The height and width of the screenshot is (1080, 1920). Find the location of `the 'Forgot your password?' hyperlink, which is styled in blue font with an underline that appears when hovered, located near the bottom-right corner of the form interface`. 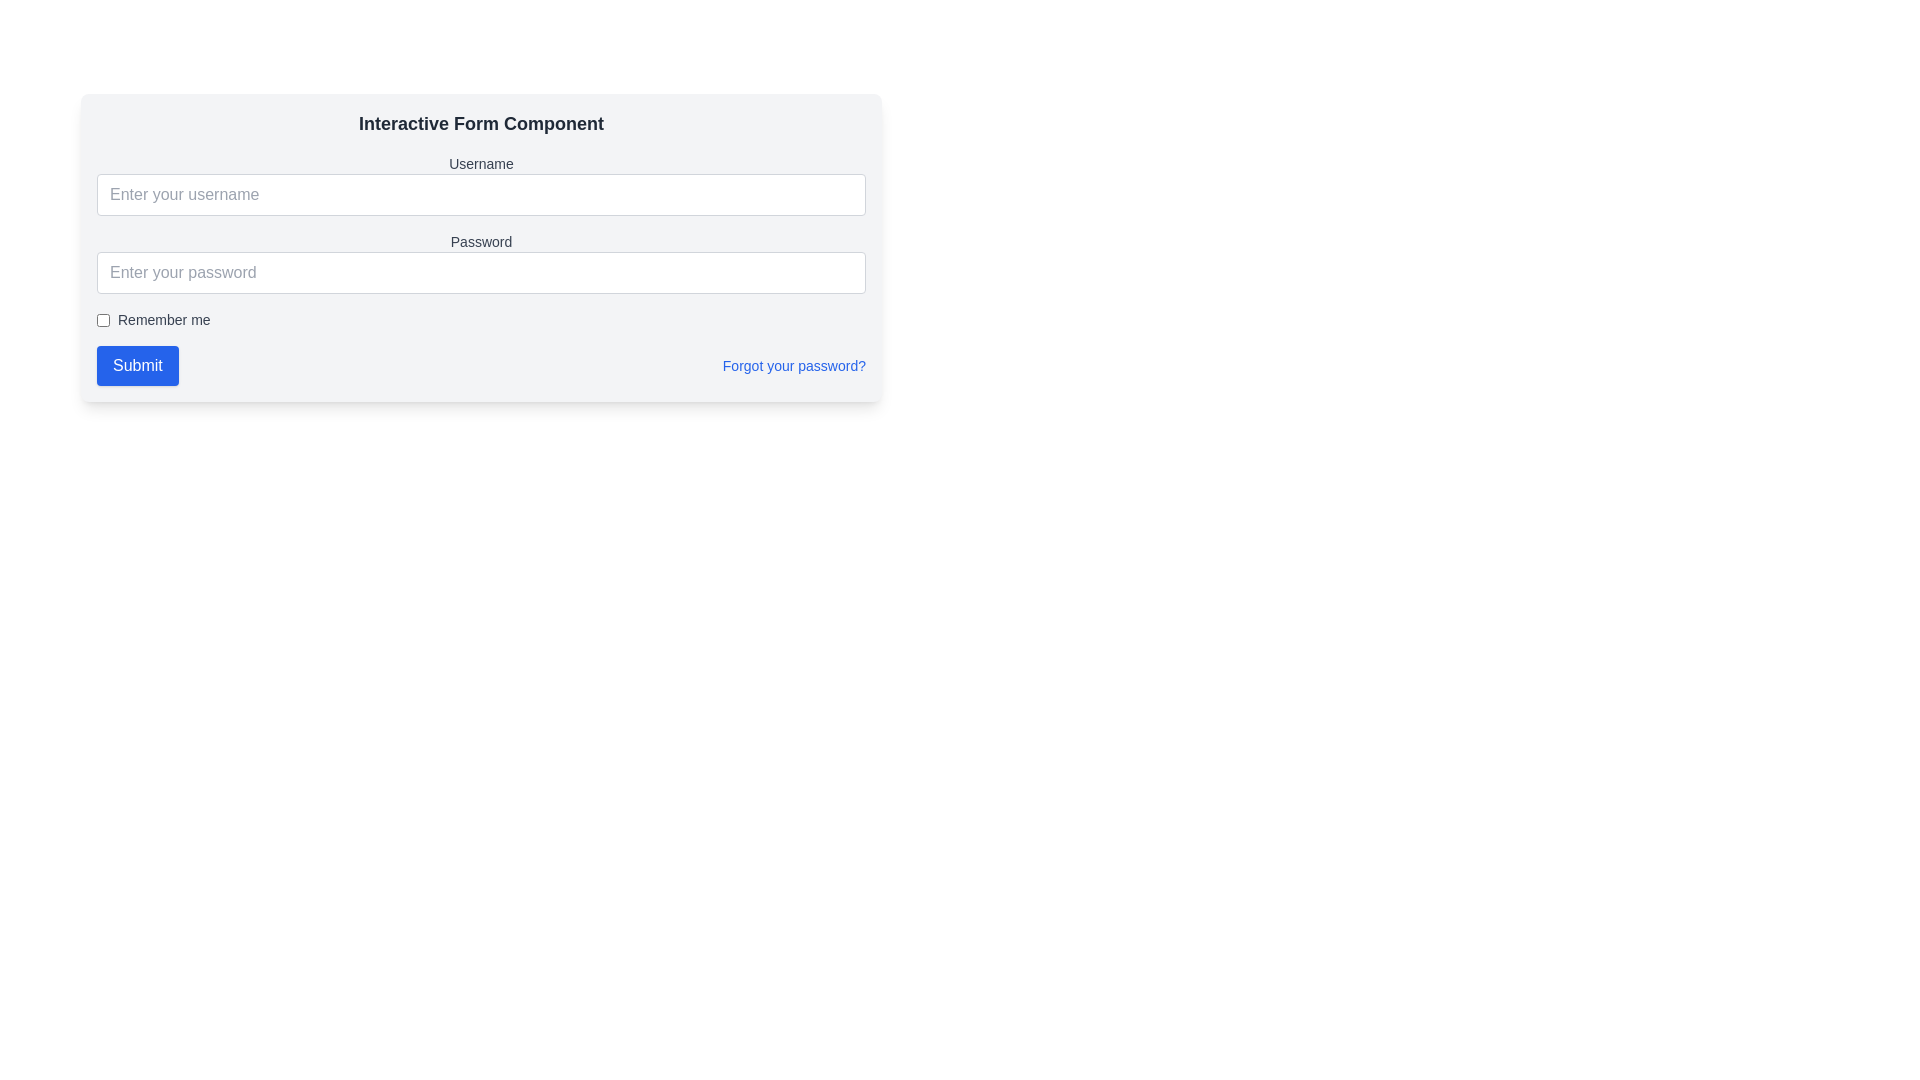

the 'Forgot your password?' hyperlink, which is styled in blue font with an underline that appears when hovered, located near the bottom-right corner of the form interface is located at coordinates (793, 366).